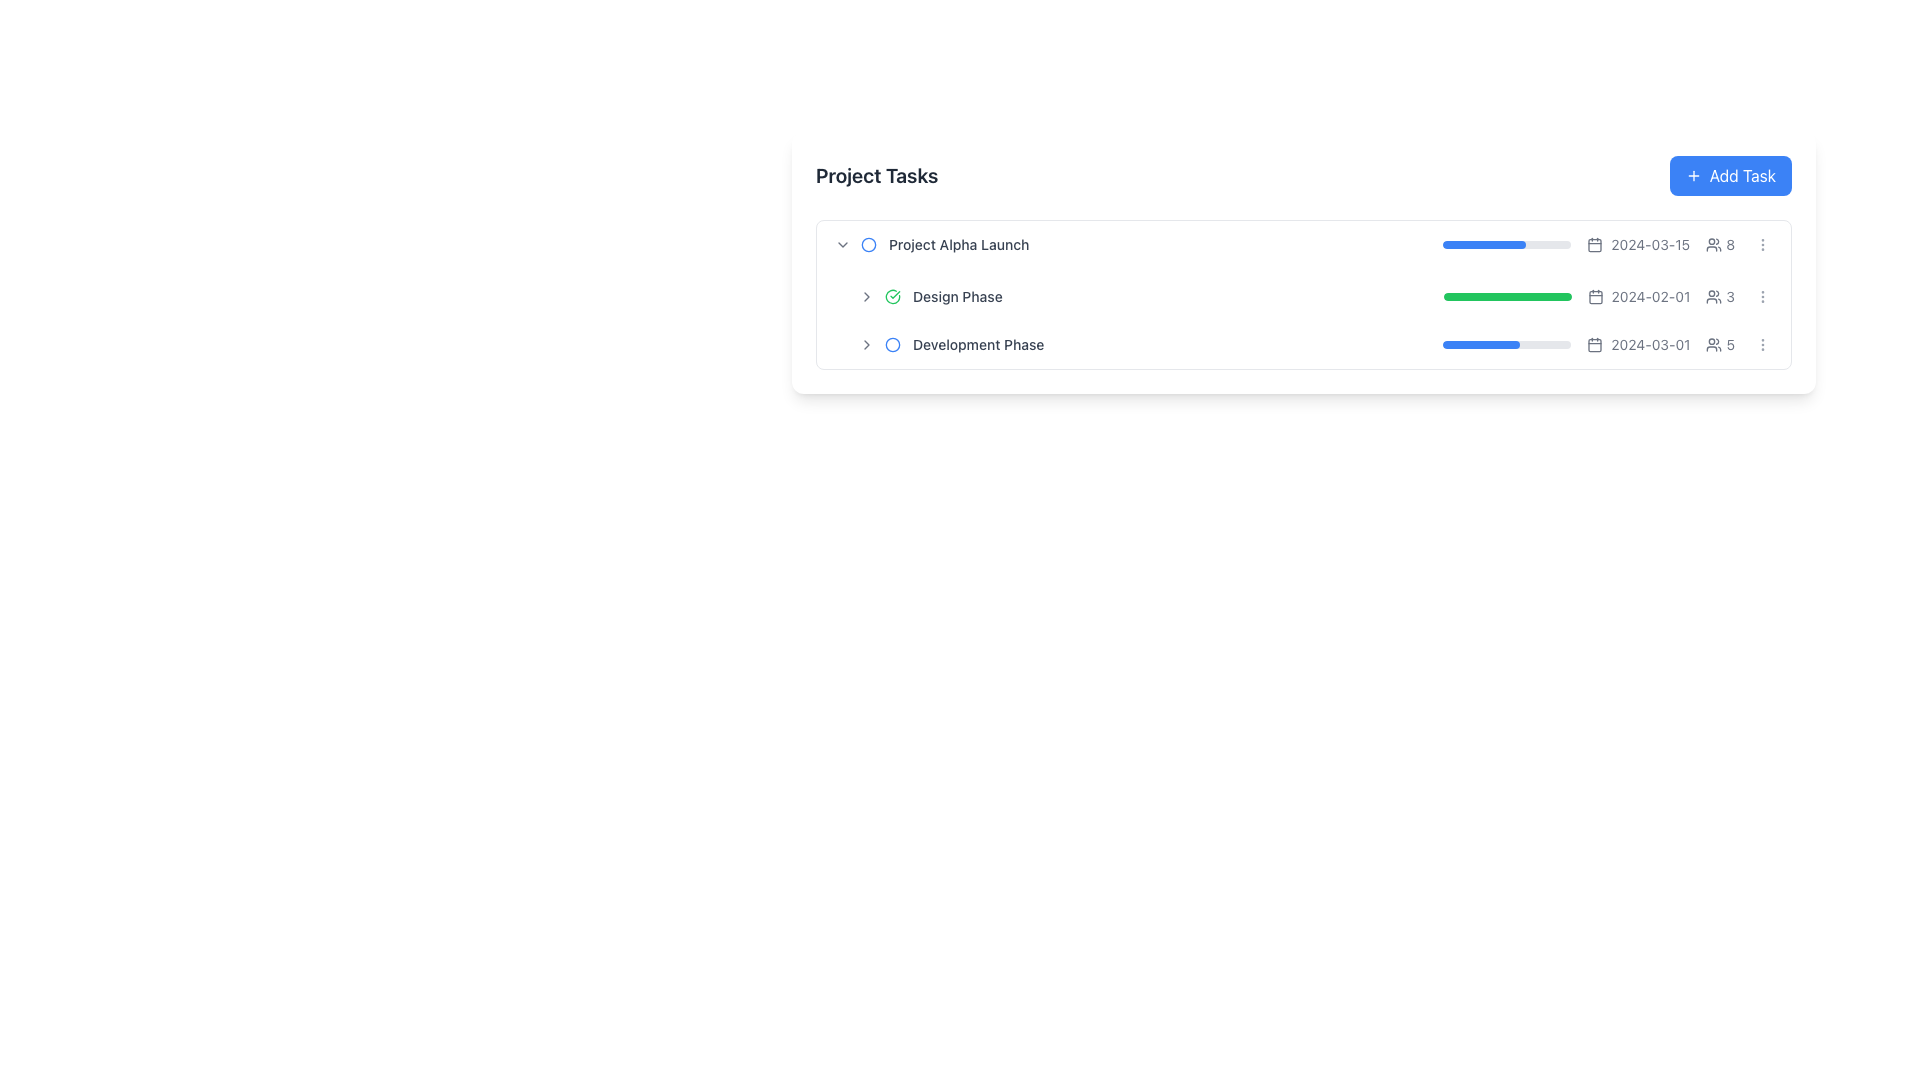 The width and height of the screenshot is (1920, 1080). Describe the element at coordinates (1638, 244) in the screenshot. I see `the third date element in the 'Design Phase' row, which displays the due date for the related task and is positioned to the right of task titles and progress bars` at that location.